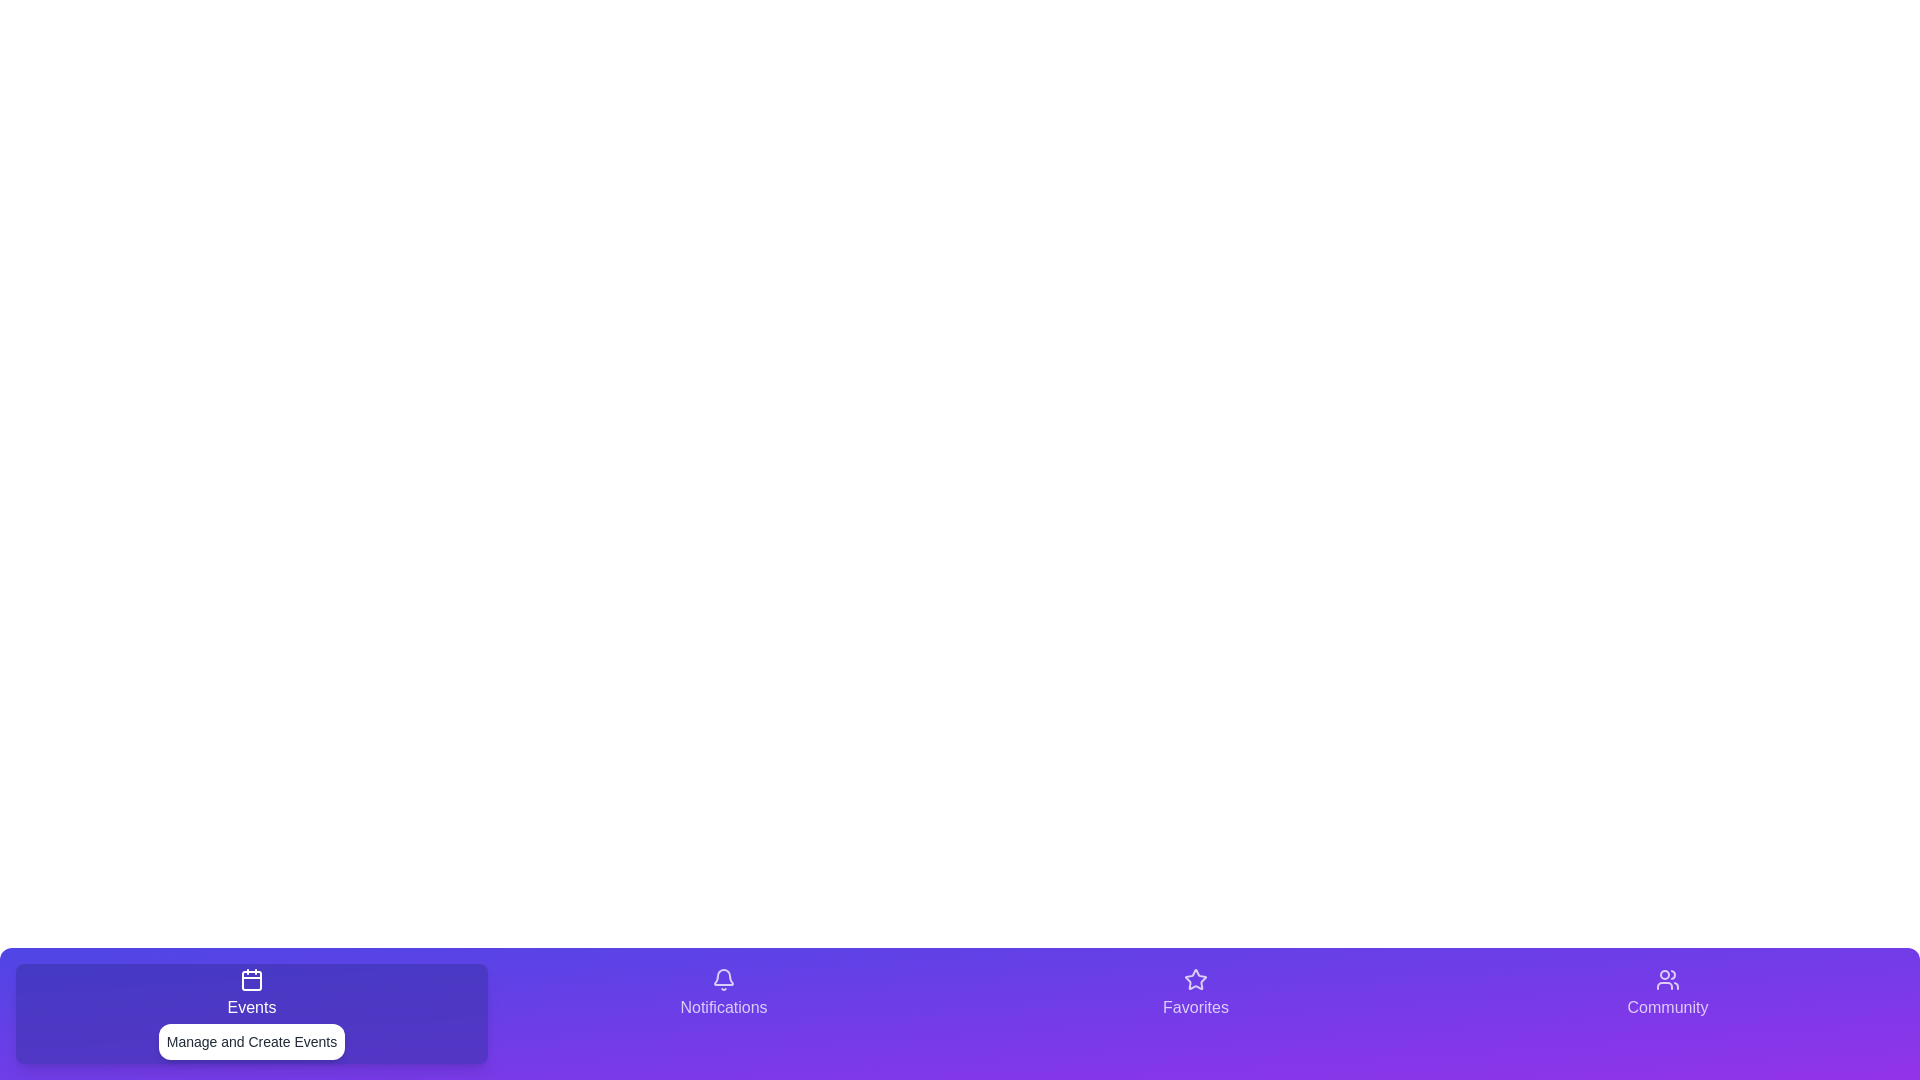 This screenshot has height=1080, width=1920. Describe the element at coordinates (1195, 1014) in the screenshot. I see `the tab corresponding to Favorites` at that location.